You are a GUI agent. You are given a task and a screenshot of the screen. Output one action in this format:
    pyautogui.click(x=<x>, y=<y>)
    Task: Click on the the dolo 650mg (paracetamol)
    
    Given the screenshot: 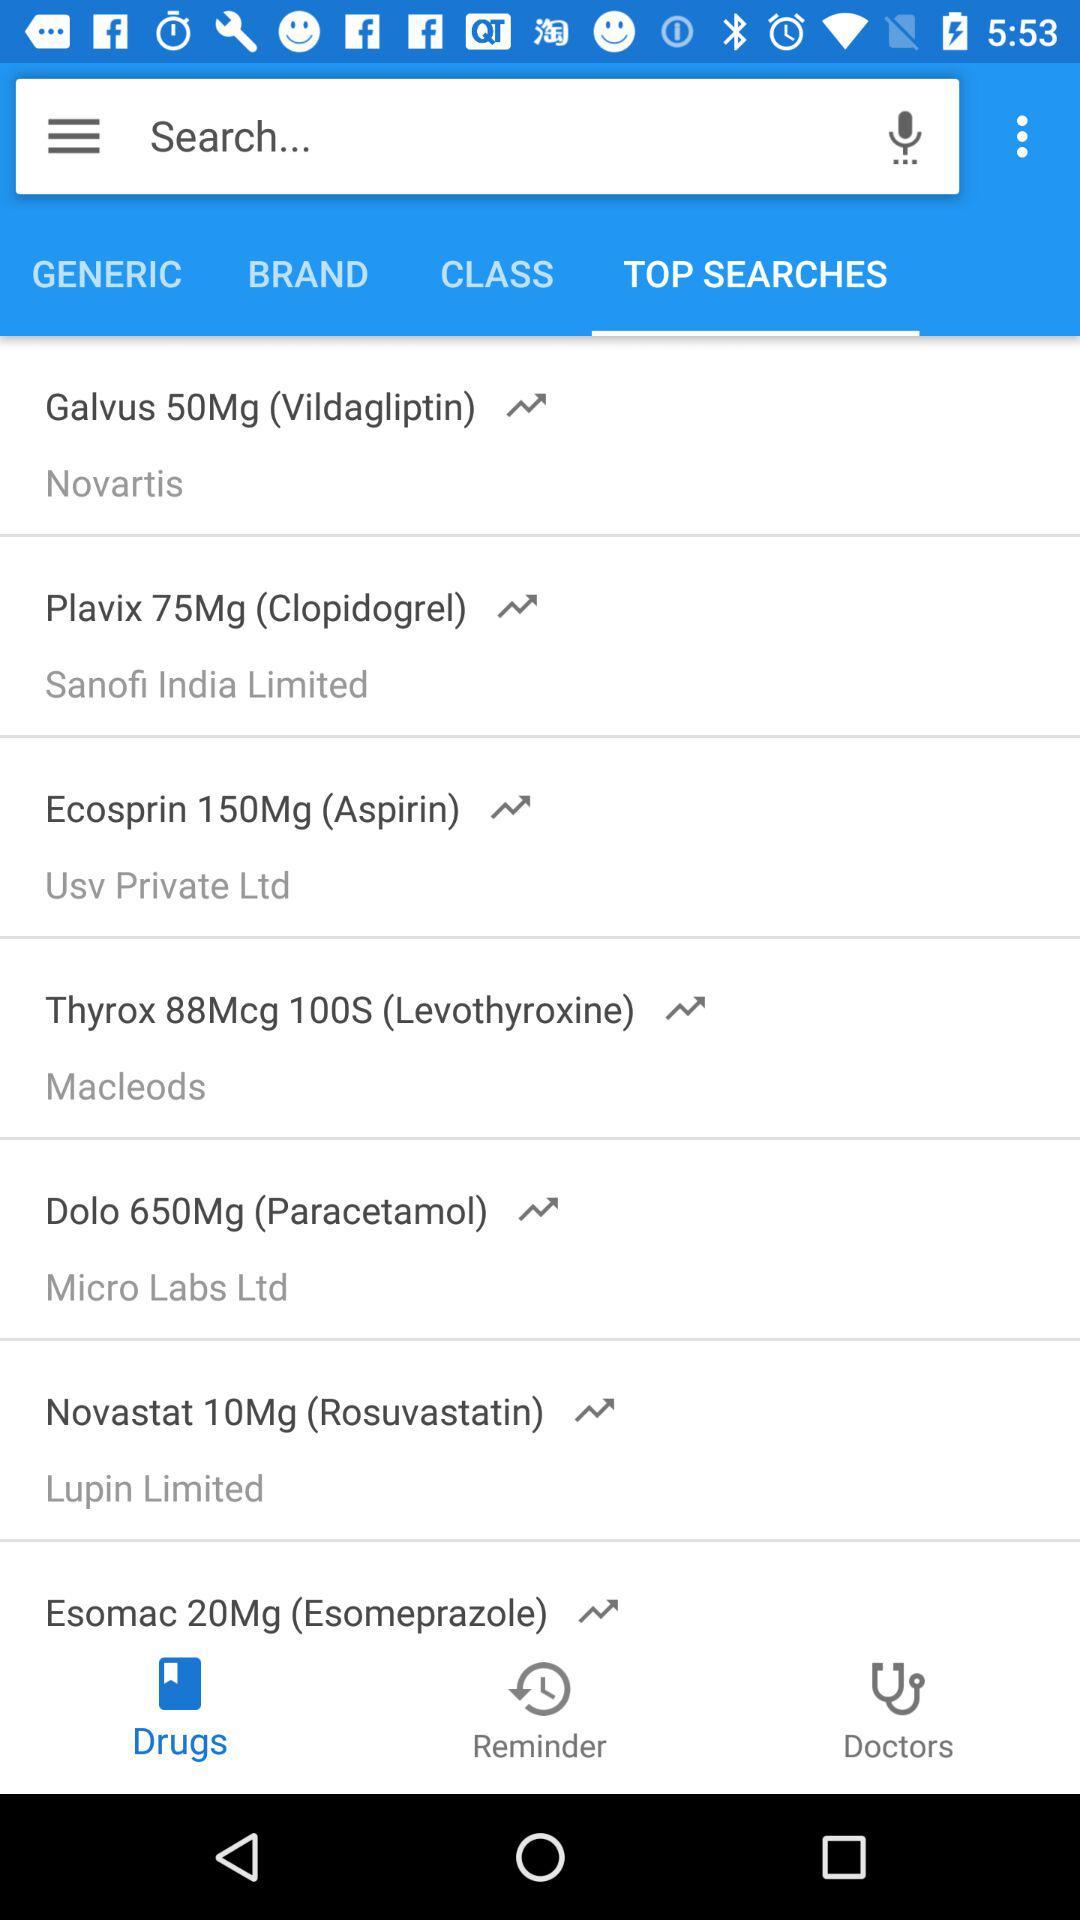 What is the action you would take?
    pyautogui.click(x=290, y=1202)
    